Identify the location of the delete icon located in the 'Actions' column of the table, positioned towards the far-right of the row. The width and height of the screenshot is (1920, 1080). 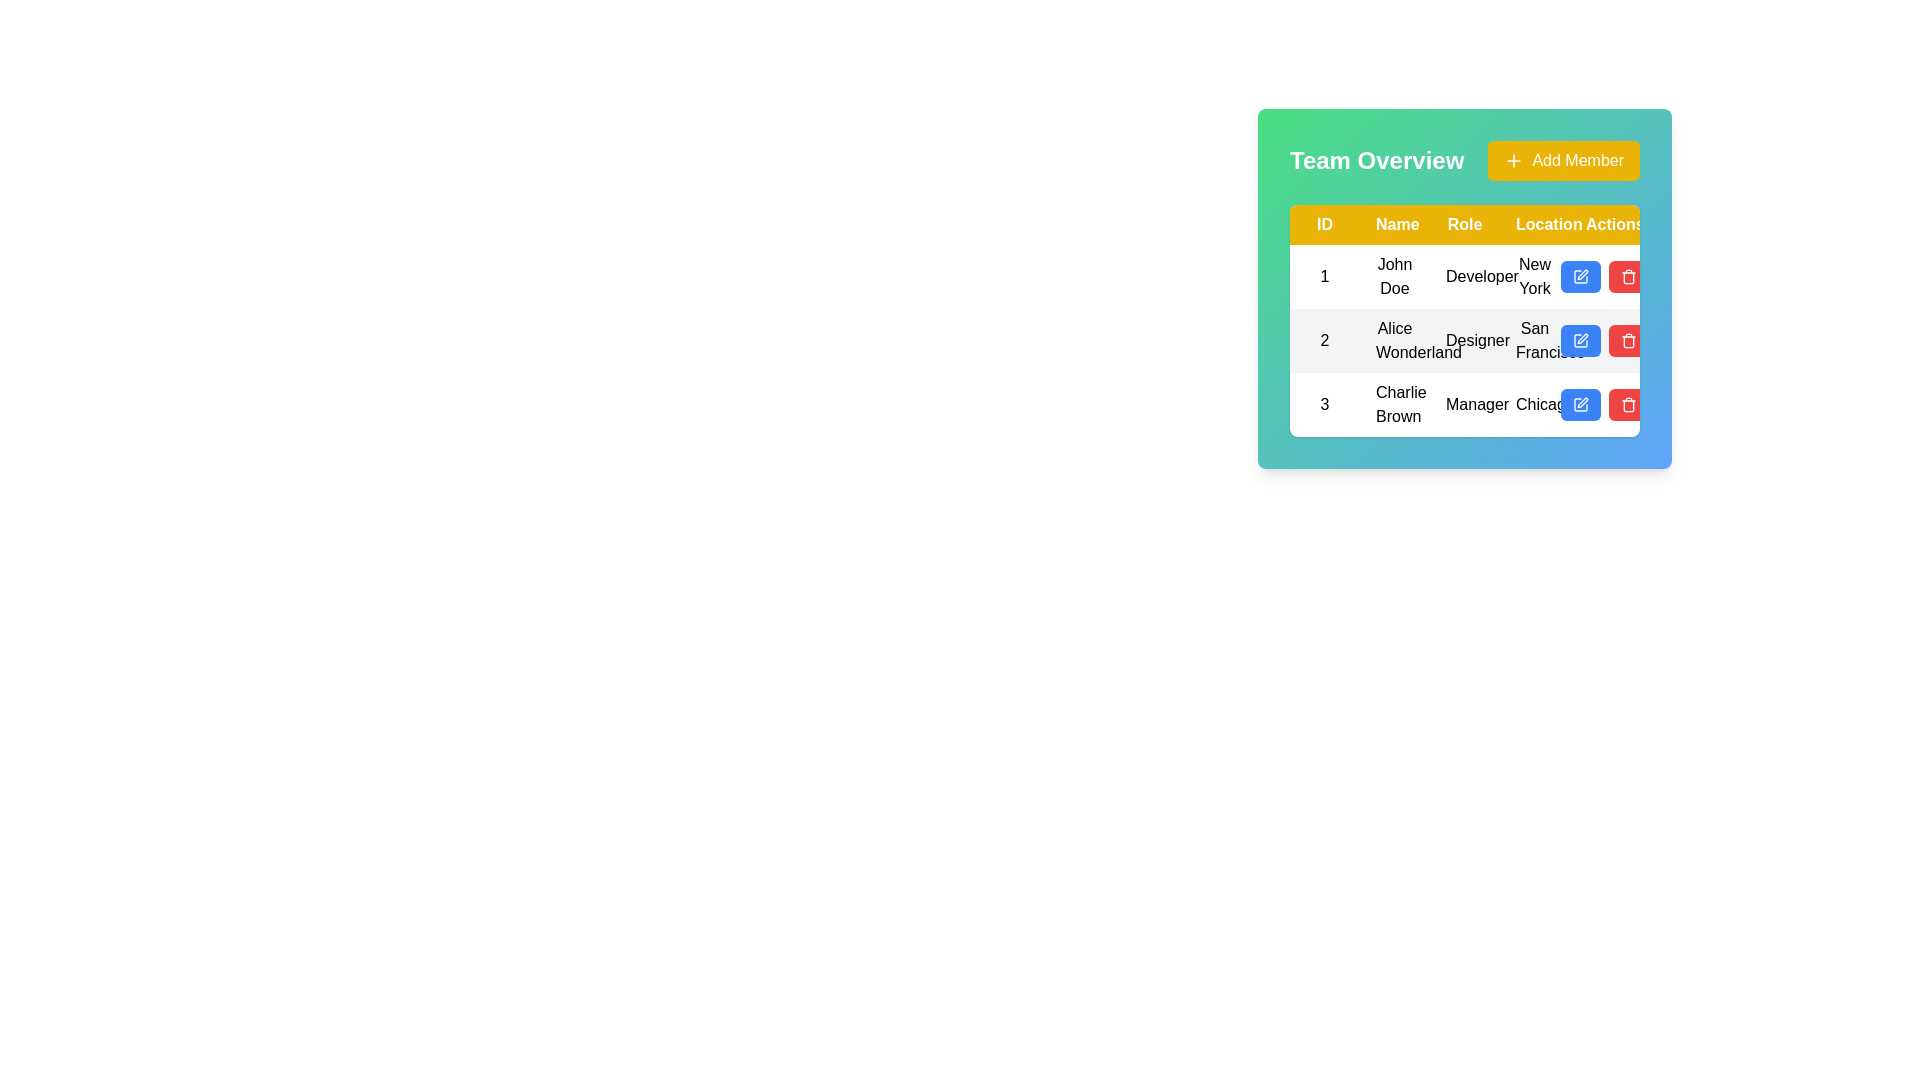
(1628, 405).